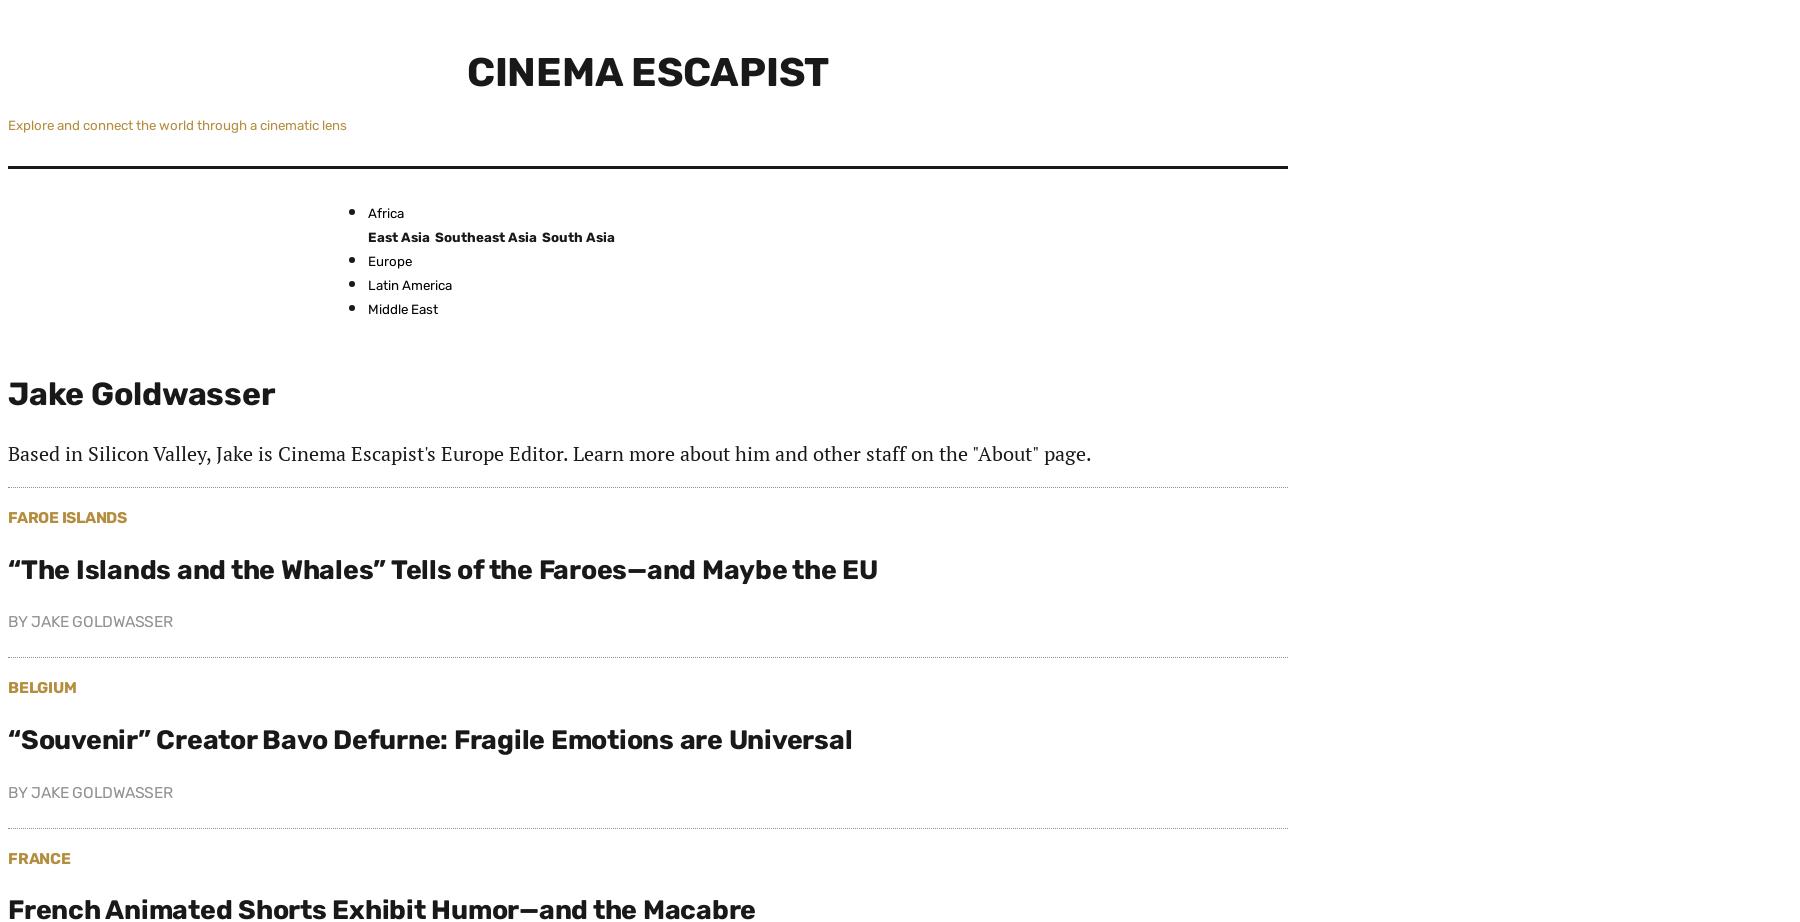 This screenshot has height=922, width=1800. Describe the element at coordinates (385, 212) in the screenshot. I see `'Africa'` at that location.